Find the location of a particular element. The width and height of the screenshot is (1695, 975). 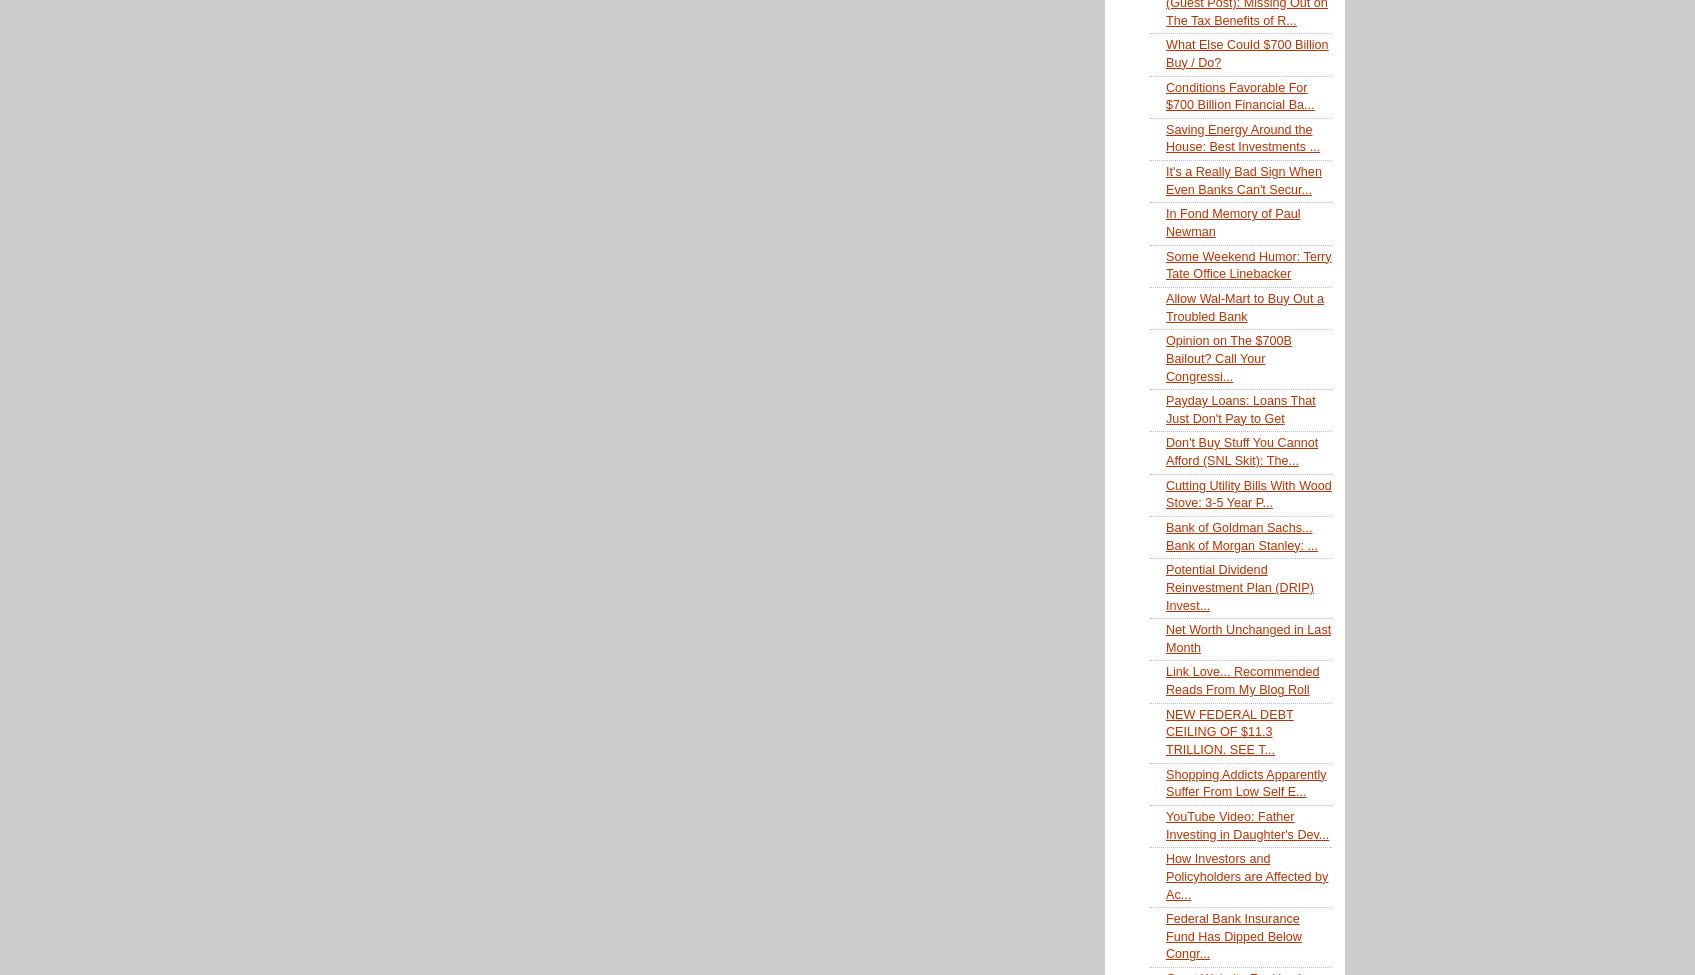

'Conditions Favorable For $700 Billion Financial Ba...' is located at coordinates (1239, 96).